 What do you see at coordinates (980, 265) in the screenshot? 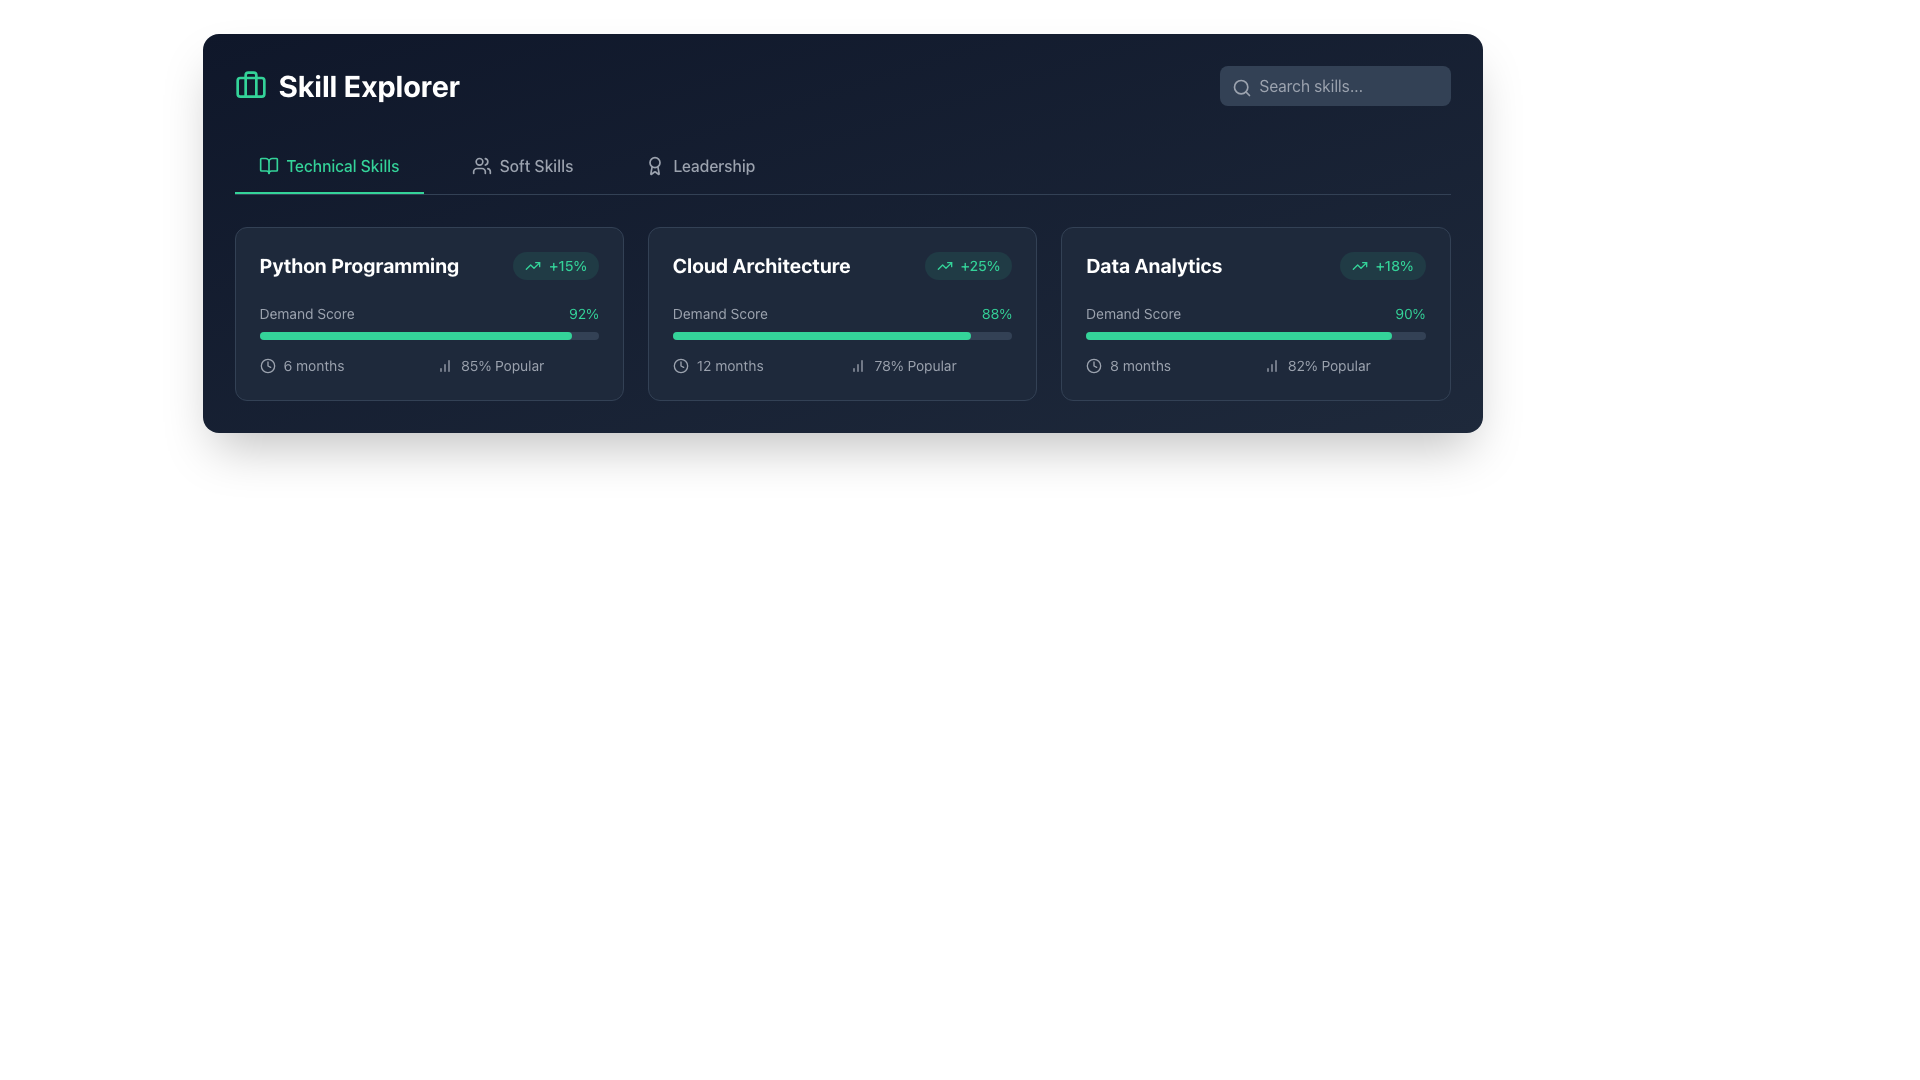
I see `the text field displaying '+25%' styled with green text, located adjacent to a trend icon in the 'Cloud Architecture' card` at bounding box center [980, 265].